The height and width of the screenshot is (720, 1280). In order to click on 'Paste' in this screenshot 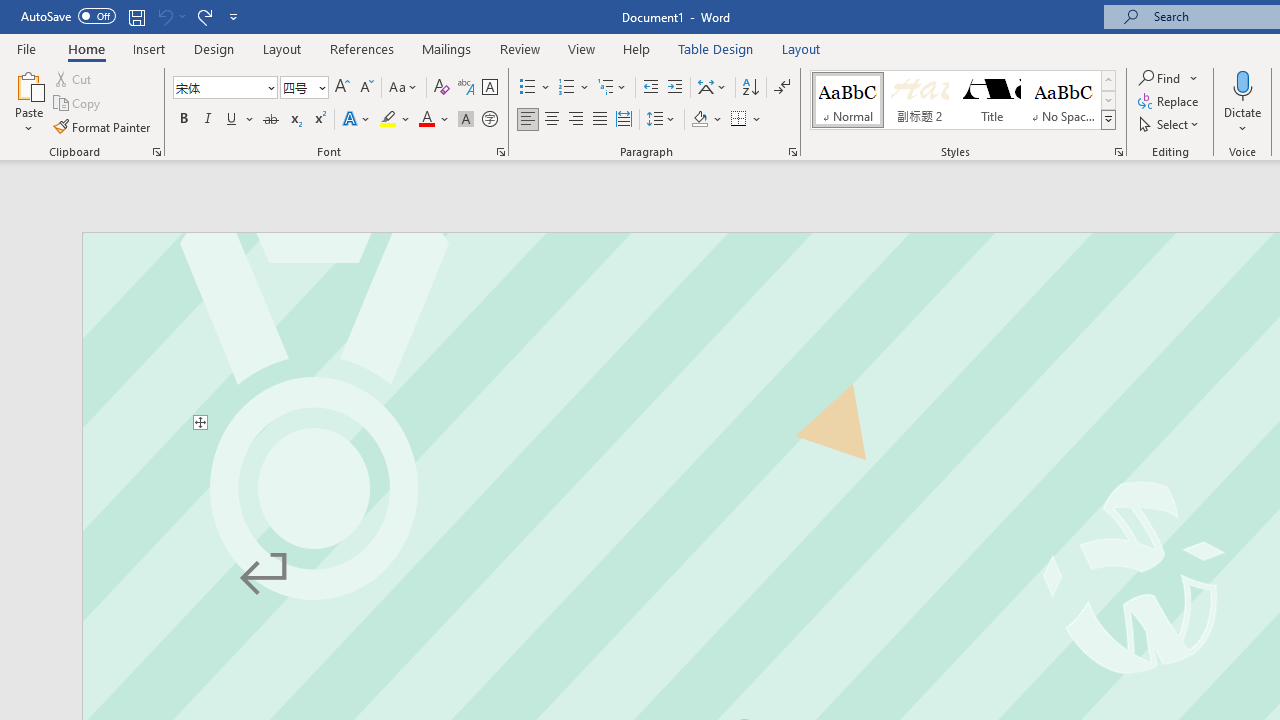, I will do `click(28, 103)`.